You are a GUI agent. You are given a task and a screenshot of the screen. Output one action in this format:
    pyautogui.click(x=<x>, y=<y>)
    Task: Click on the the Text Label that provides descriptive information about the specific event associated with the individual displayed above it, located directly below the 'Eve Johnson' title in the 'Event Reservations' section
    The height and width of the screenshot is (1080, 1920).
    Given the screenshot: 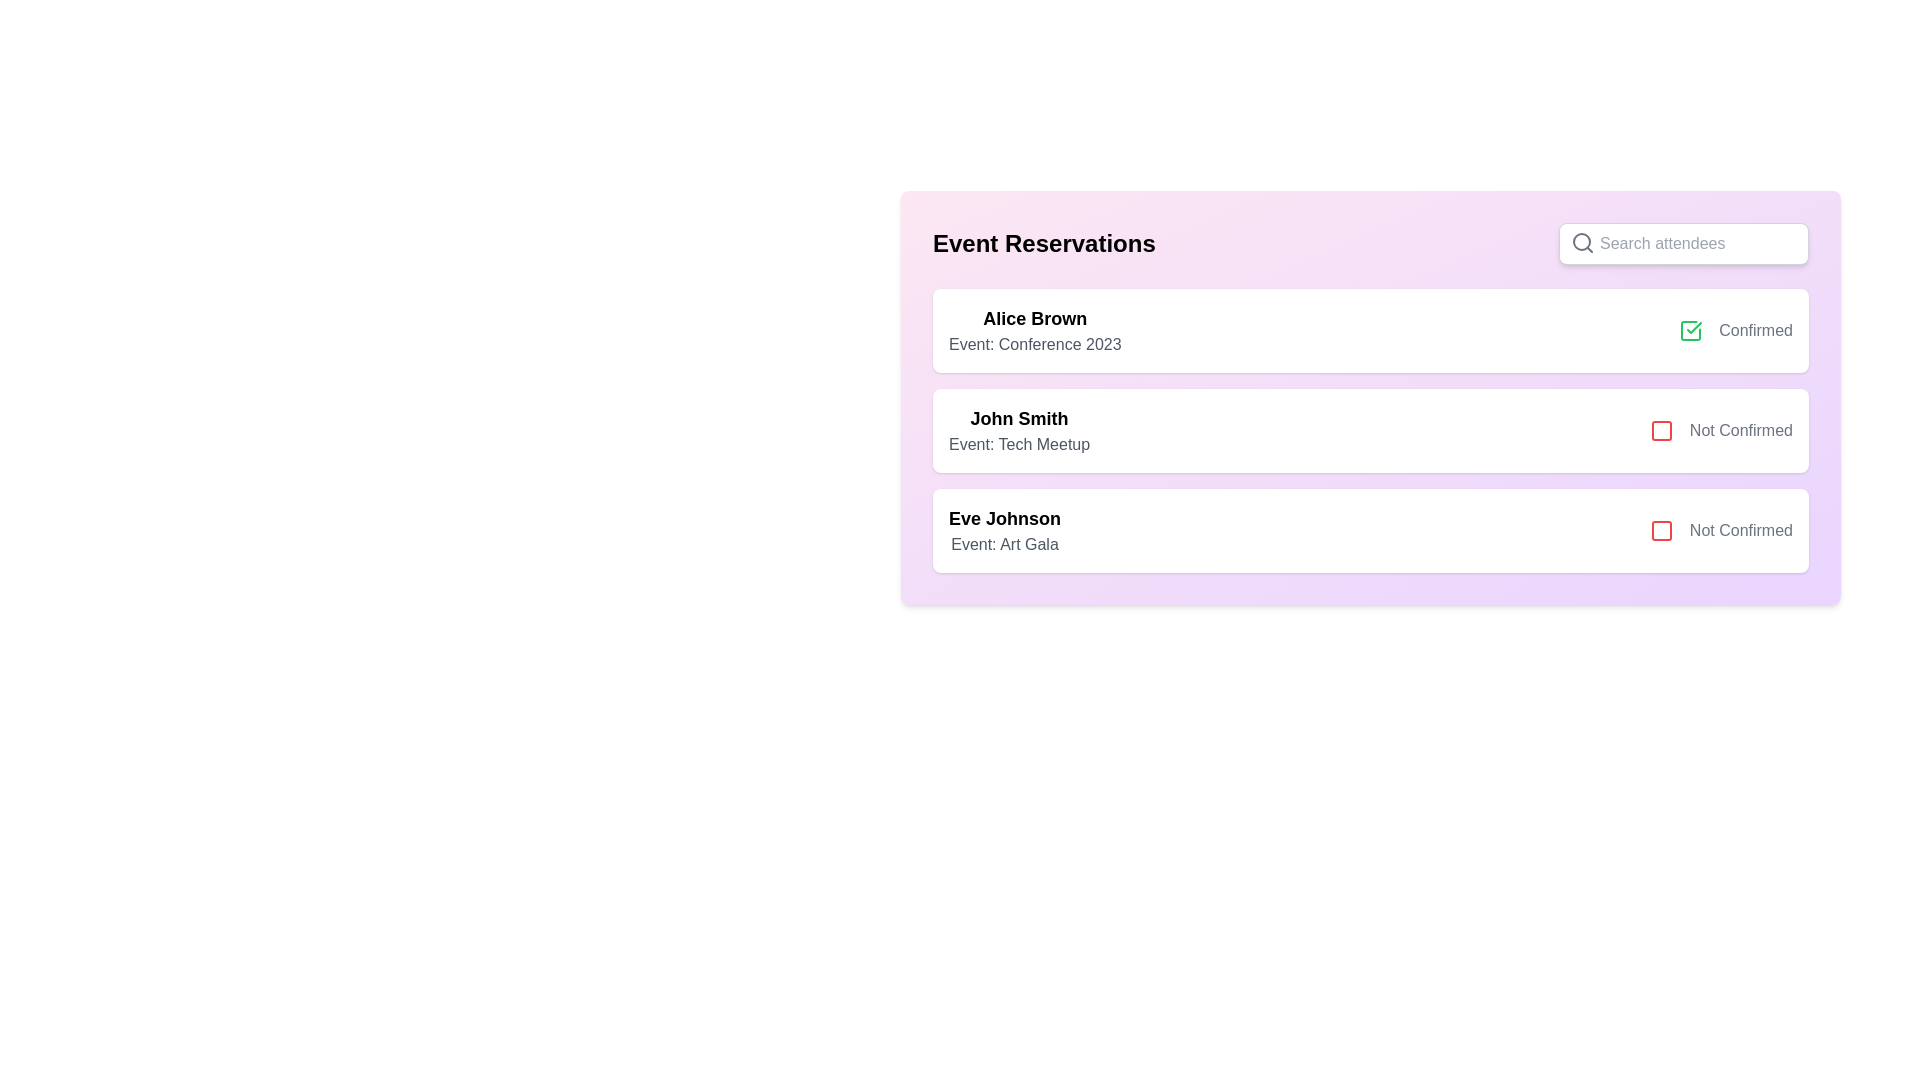 What is the action you would take?
    pyautogui.click(x=1004, y=544)
    